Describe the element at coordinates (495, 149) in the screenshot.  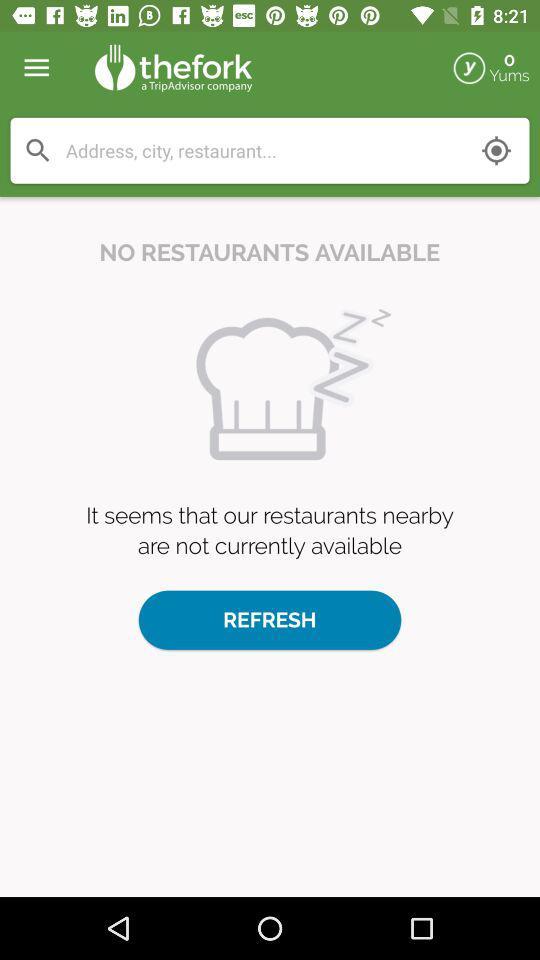
I see `find your location` at that location.